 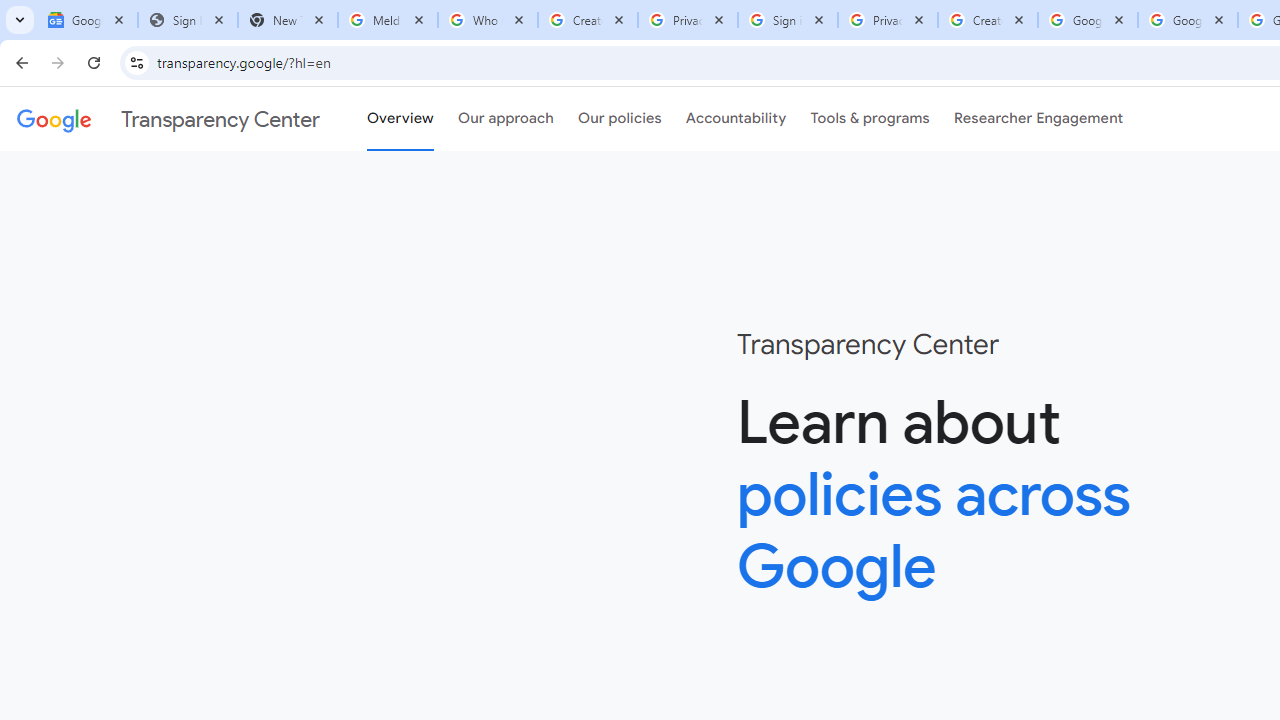 What do you see at coordinates (869, 119) in the screenshot?
I see `'Tools & programs'` at bounding box center [869, 119].